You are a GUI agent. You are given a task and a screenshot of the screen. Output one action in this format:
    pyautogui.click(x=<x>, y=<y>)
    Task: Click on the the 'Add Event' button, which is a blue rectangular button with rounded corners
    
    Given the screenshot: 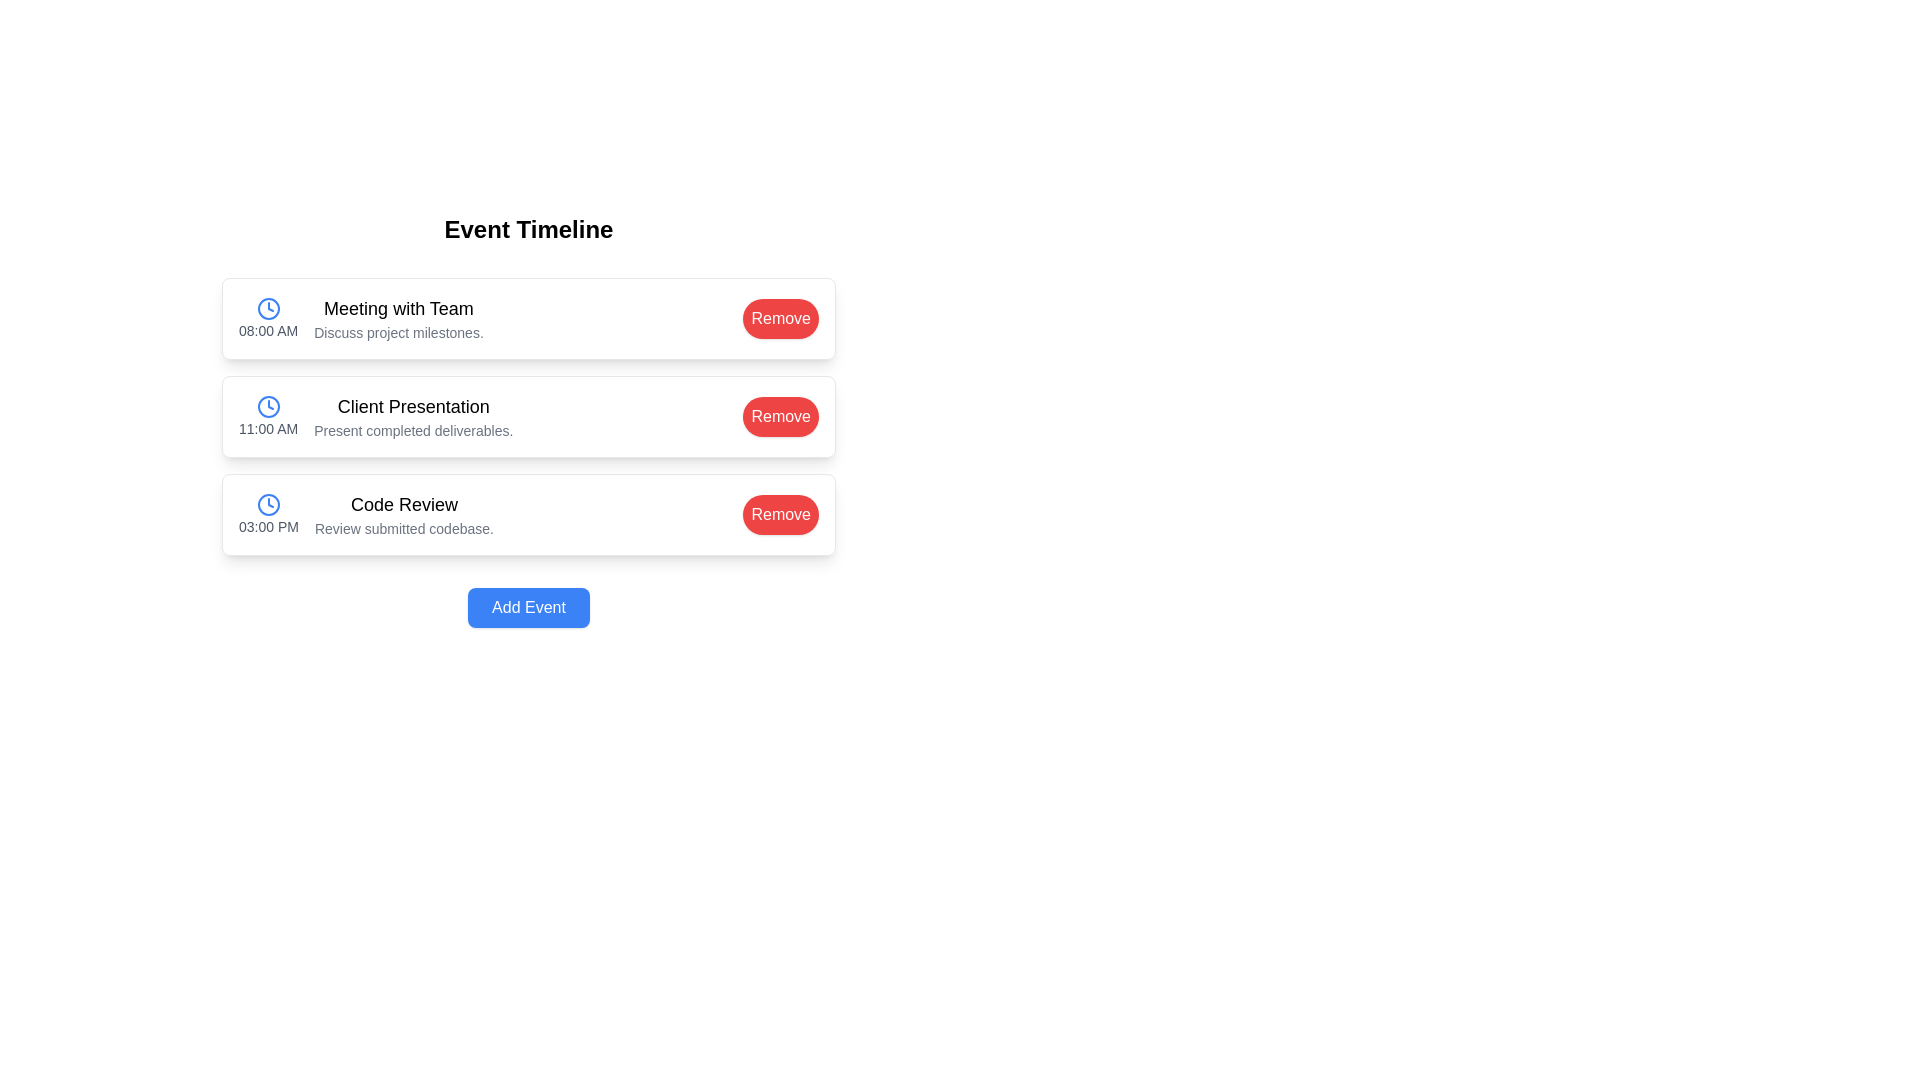 What is the action you would take?
    pyautogui.click(x=528, y=607)
    